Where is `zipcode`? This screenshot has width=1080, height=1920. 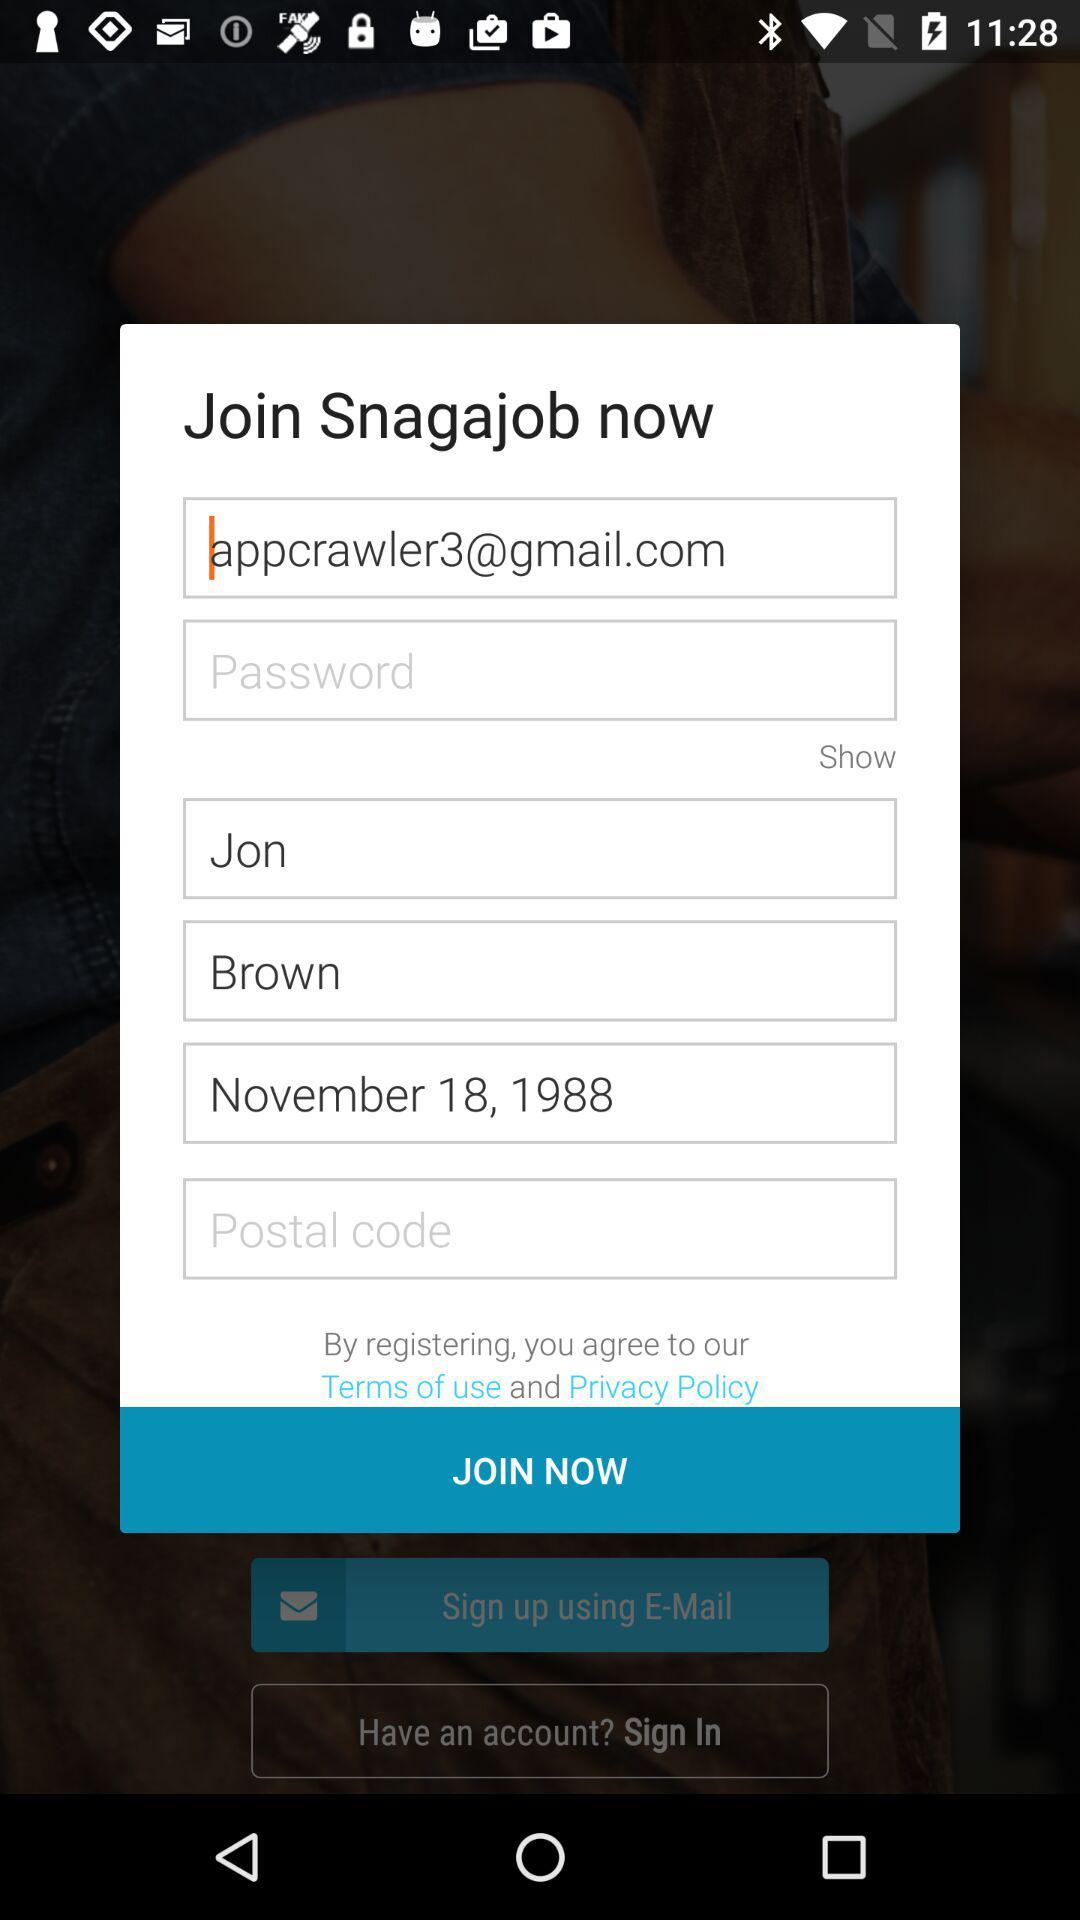
zipcode is located at coordinates (540, 1227).